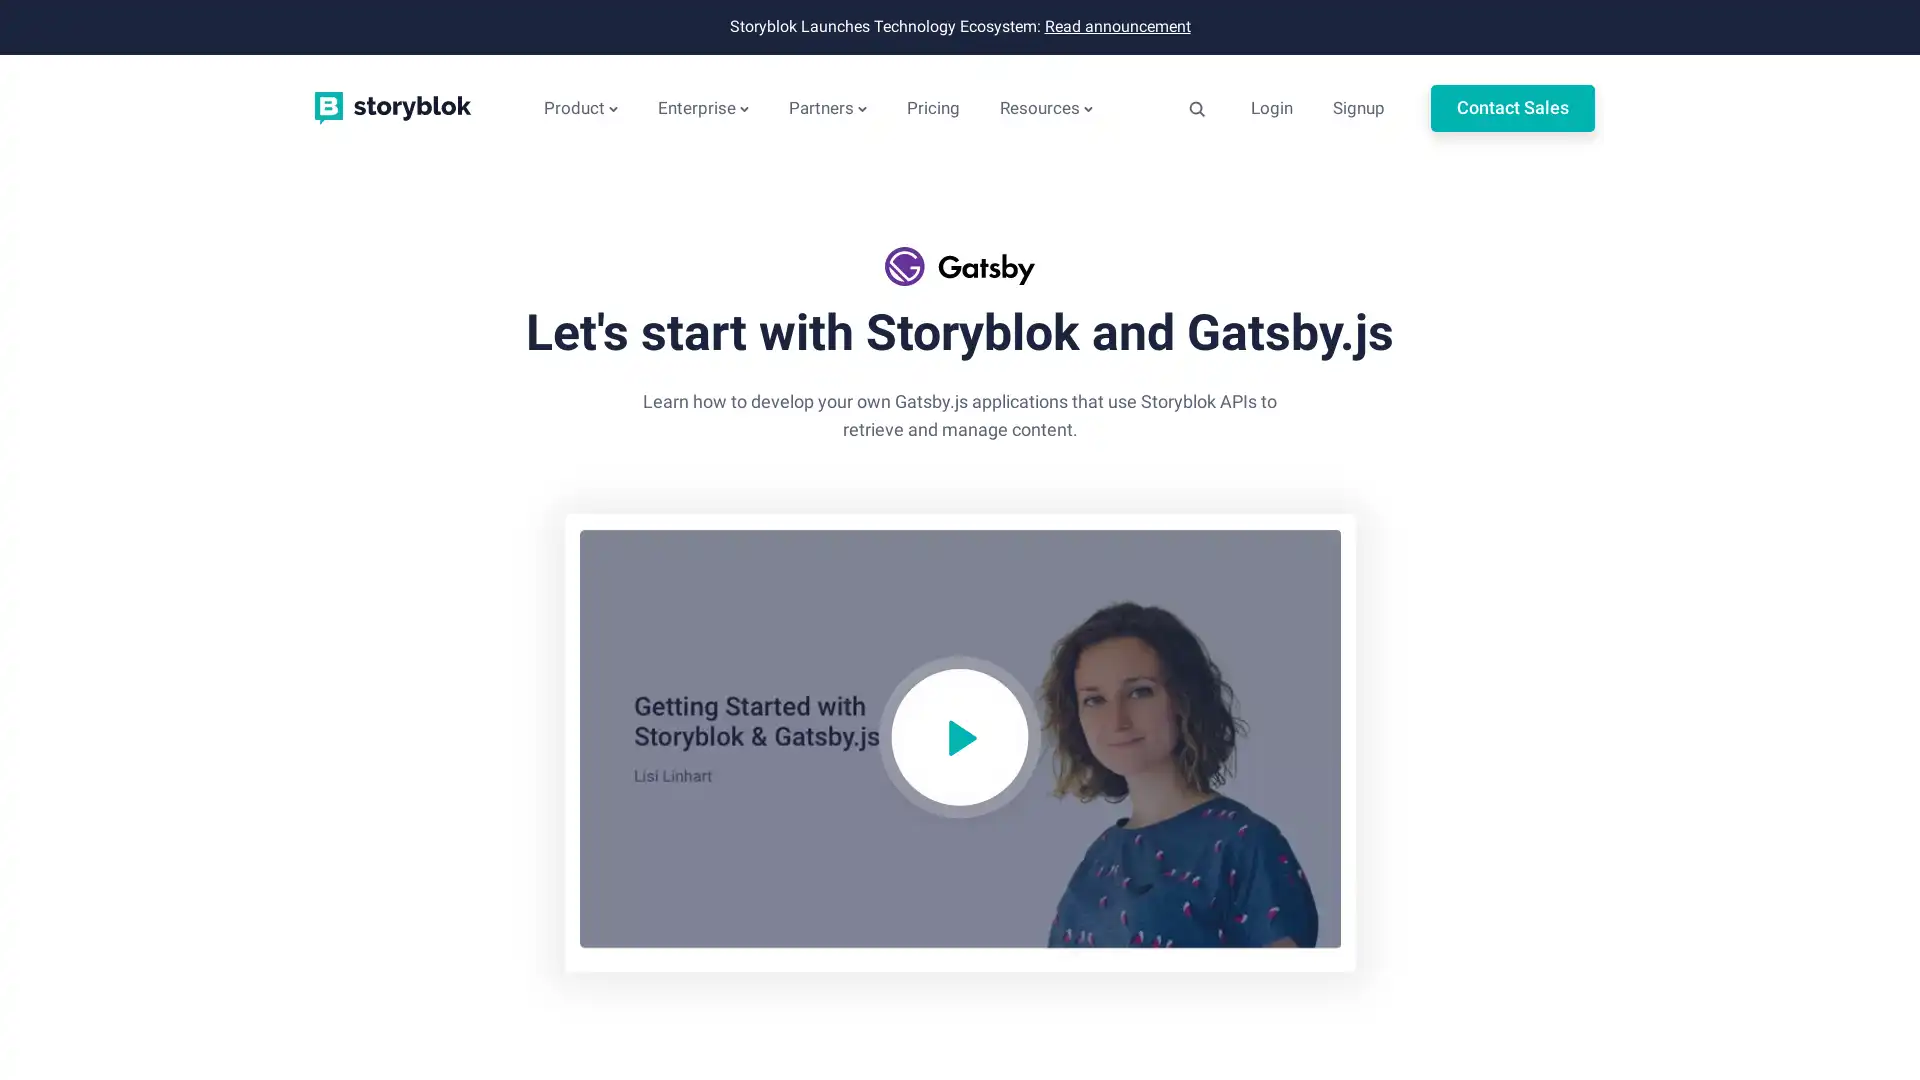 The width and height of the screenshot is (1920, 1080). What do you see at coordinates (579, 108) in the screenshot?
I see `Product` at bounding box center [579, 108].